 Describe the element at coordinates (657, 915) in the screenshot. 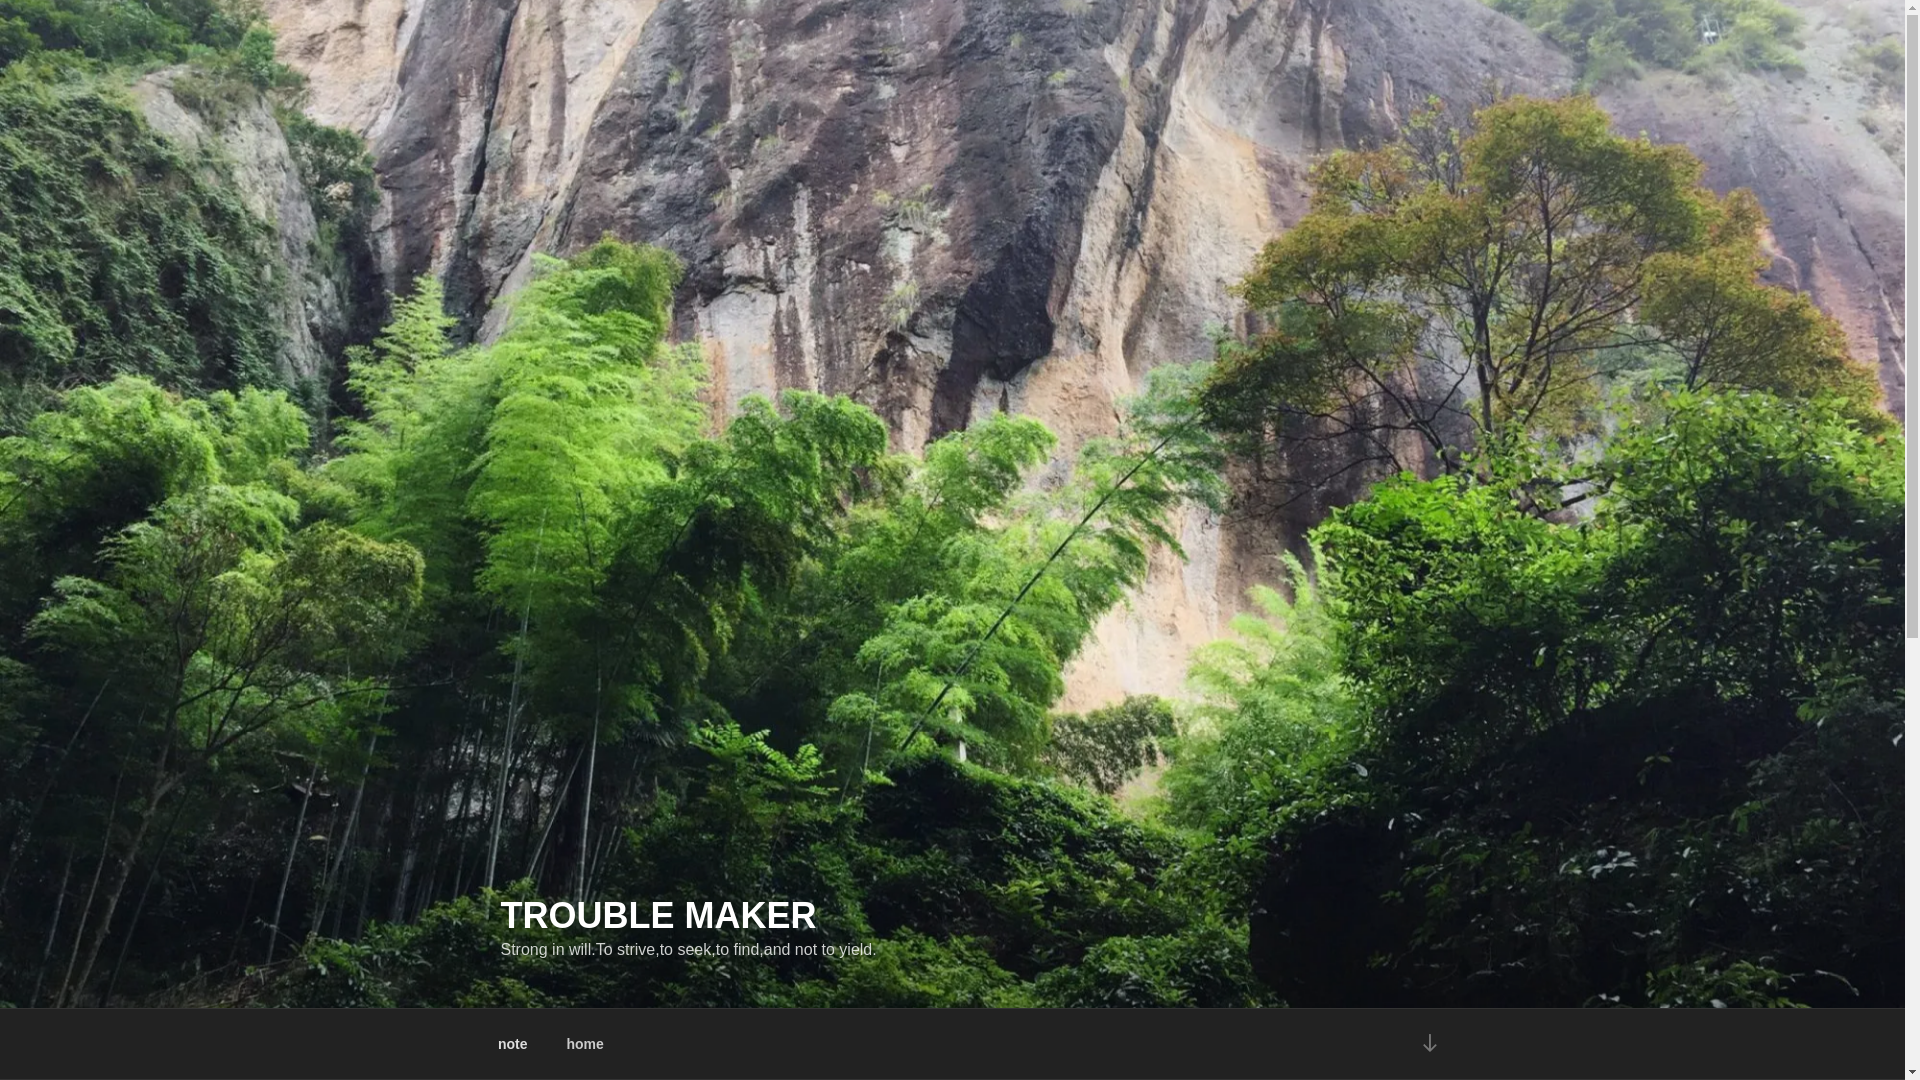

I see `'TROUBLE MAKER'` at that location.